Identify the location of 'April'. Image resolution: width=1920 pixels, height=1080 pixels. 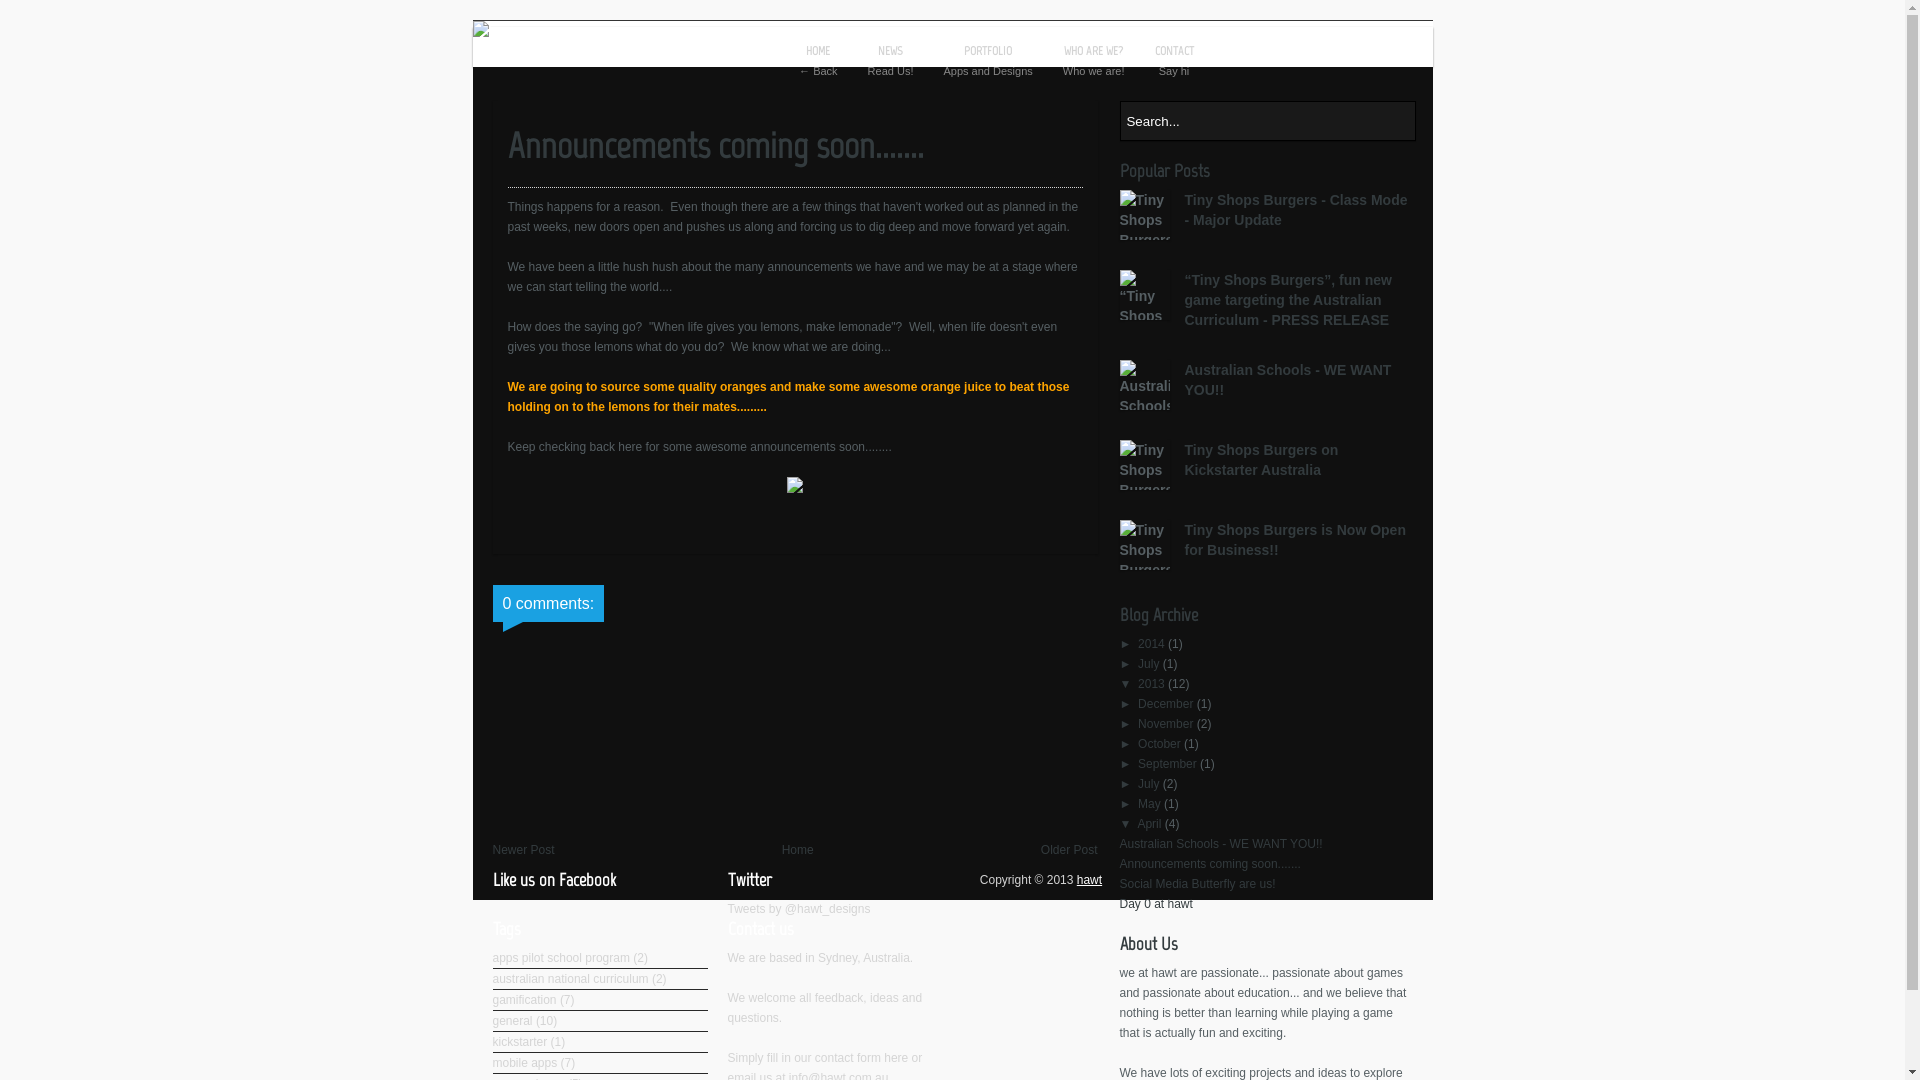
(1150, 824).